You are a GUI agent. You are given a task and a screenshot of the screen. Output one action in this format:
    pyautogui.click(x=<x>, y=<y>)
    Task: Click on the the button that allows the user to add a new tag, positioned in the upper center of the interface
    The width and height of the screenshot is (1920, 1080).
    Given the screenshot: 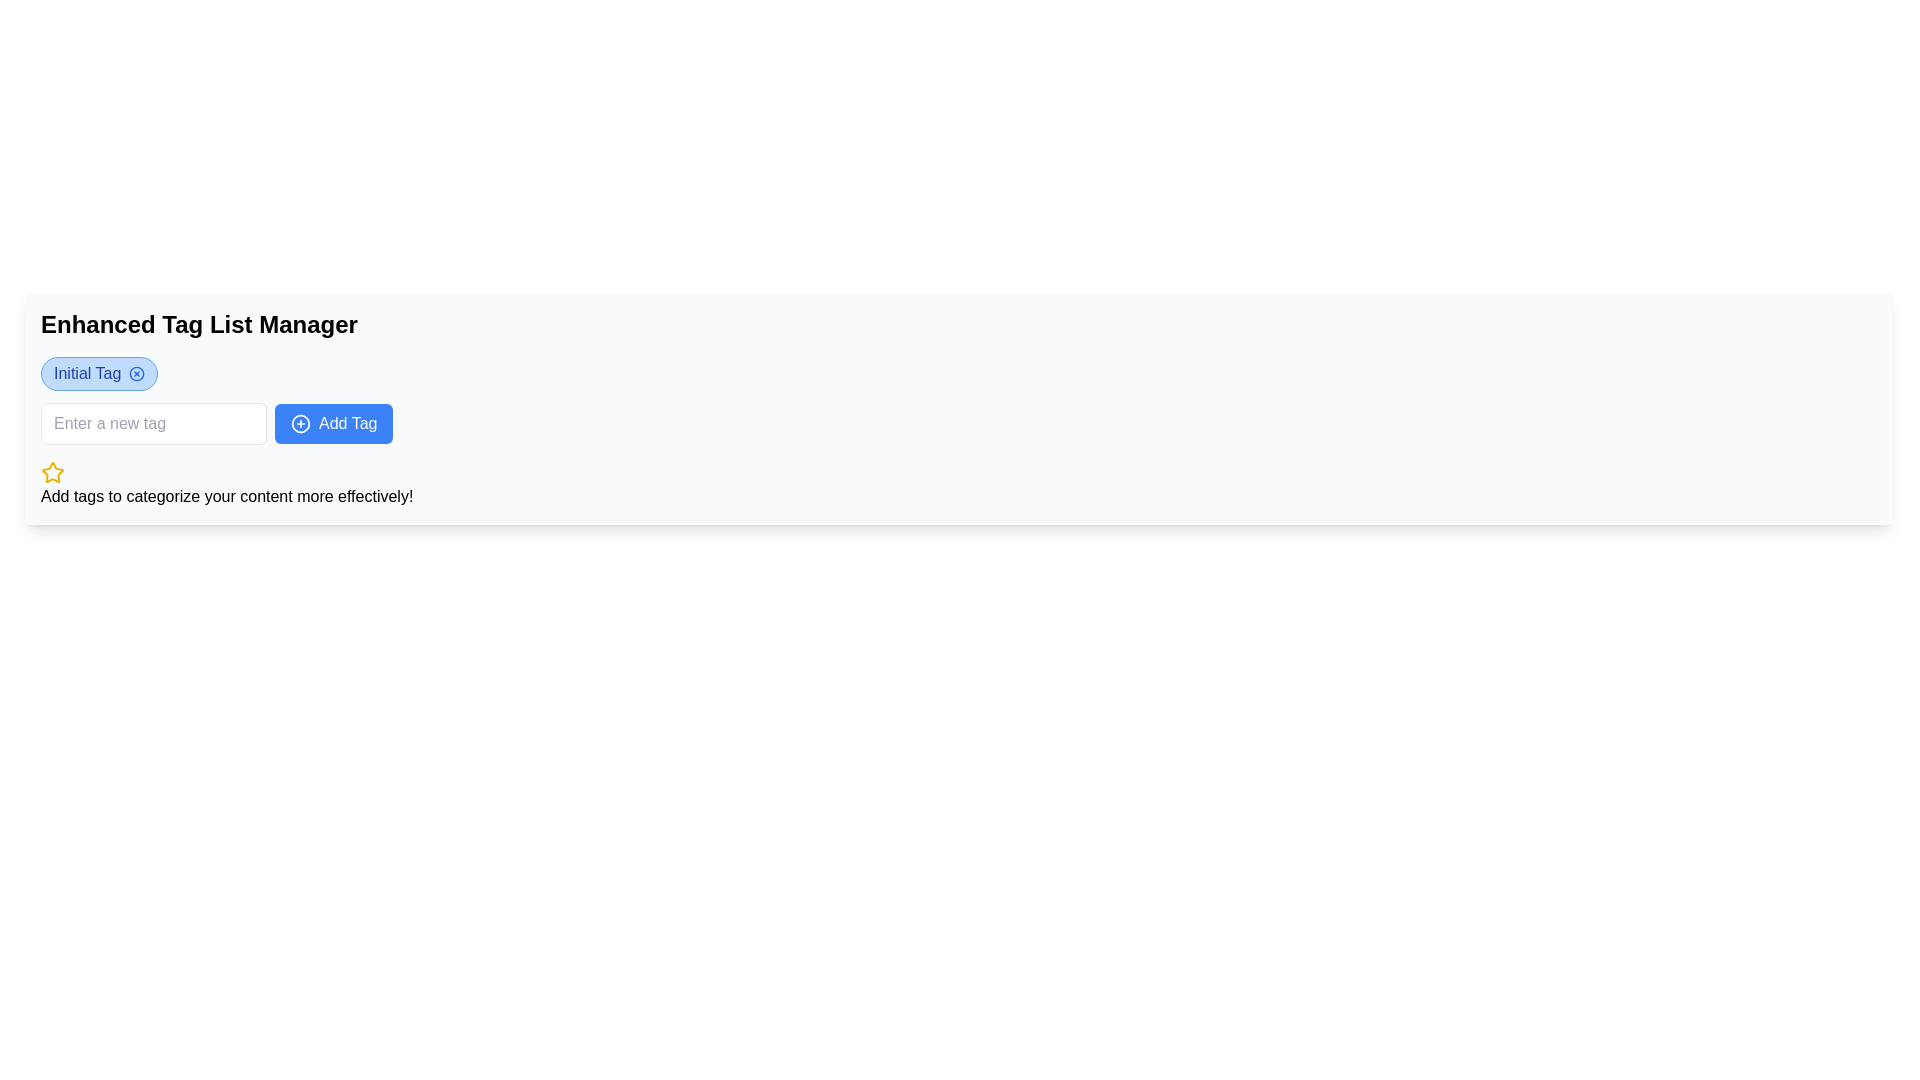 What is the action you would take?
    pyautogui.click(x=334, y=423)
    